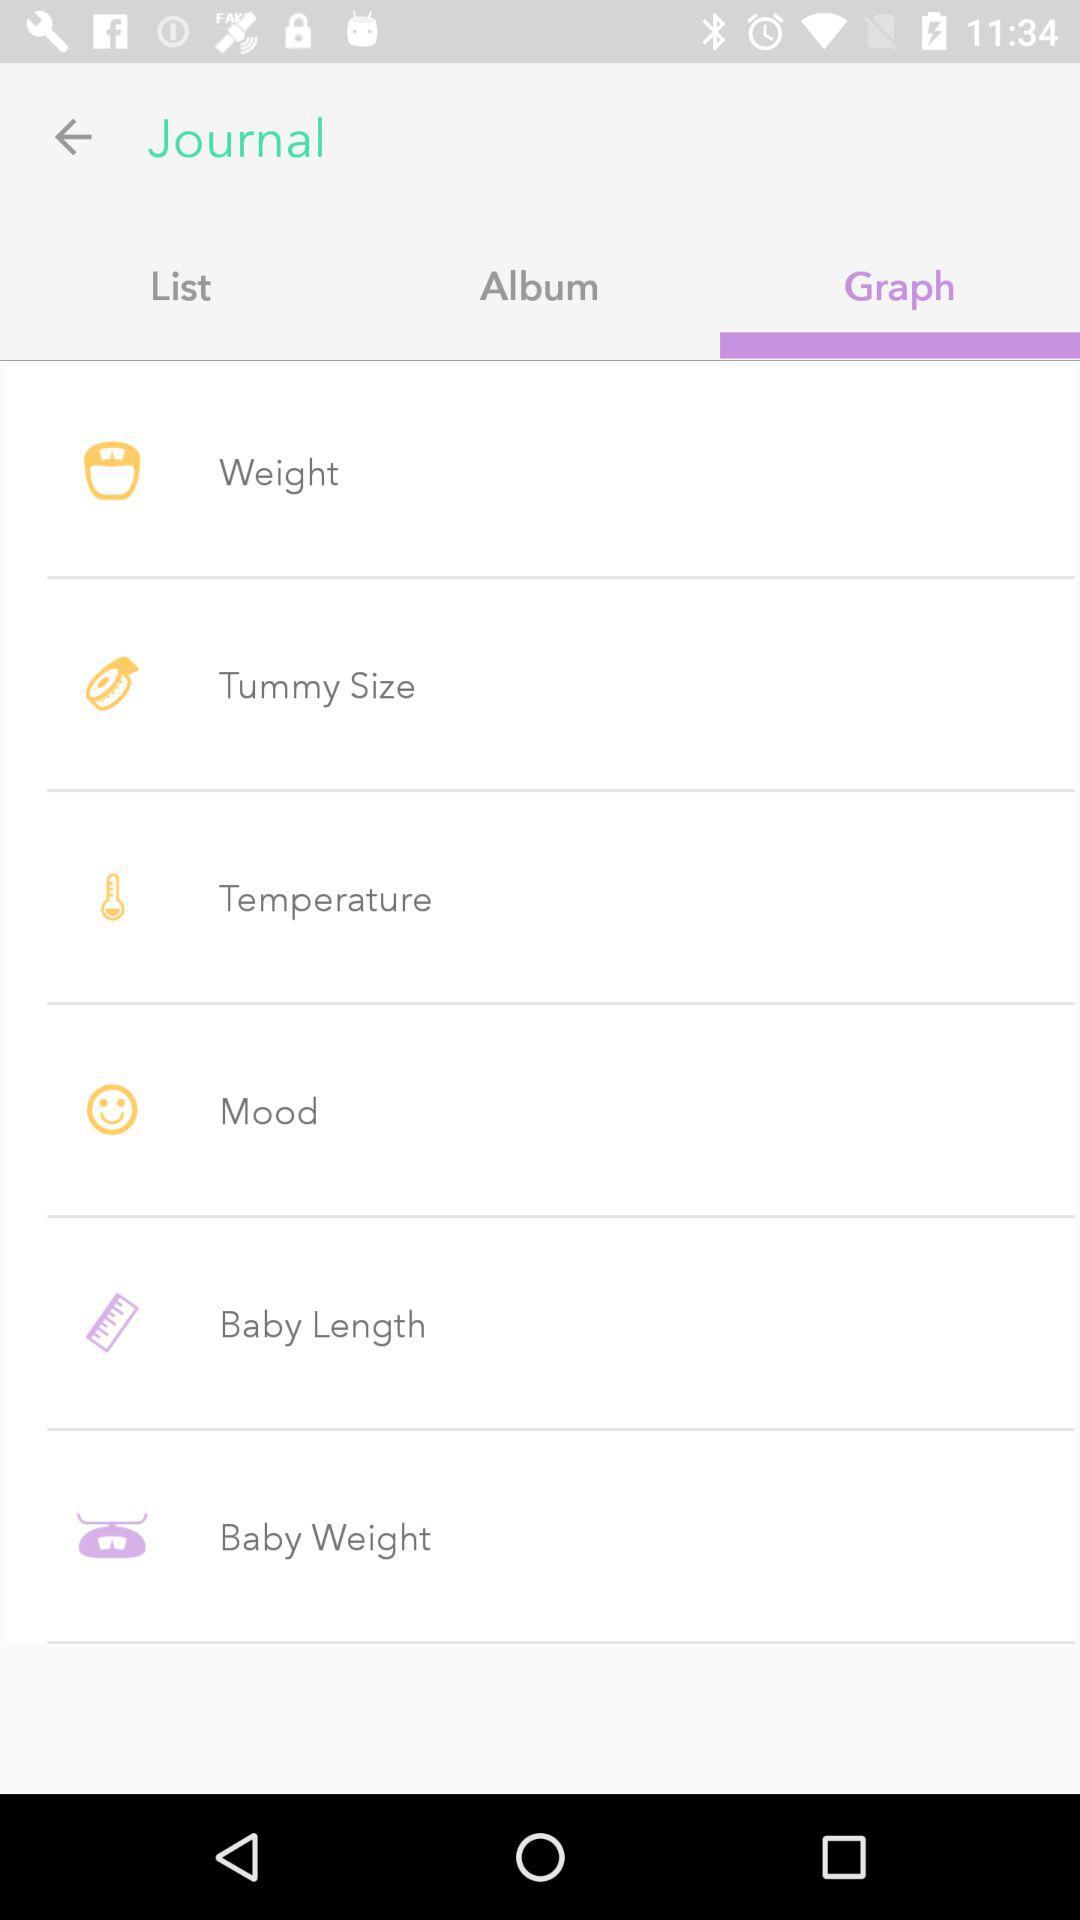  Describe the element at coordinates (72, 135) in the screenshot. I see `item above the list item` at that location.